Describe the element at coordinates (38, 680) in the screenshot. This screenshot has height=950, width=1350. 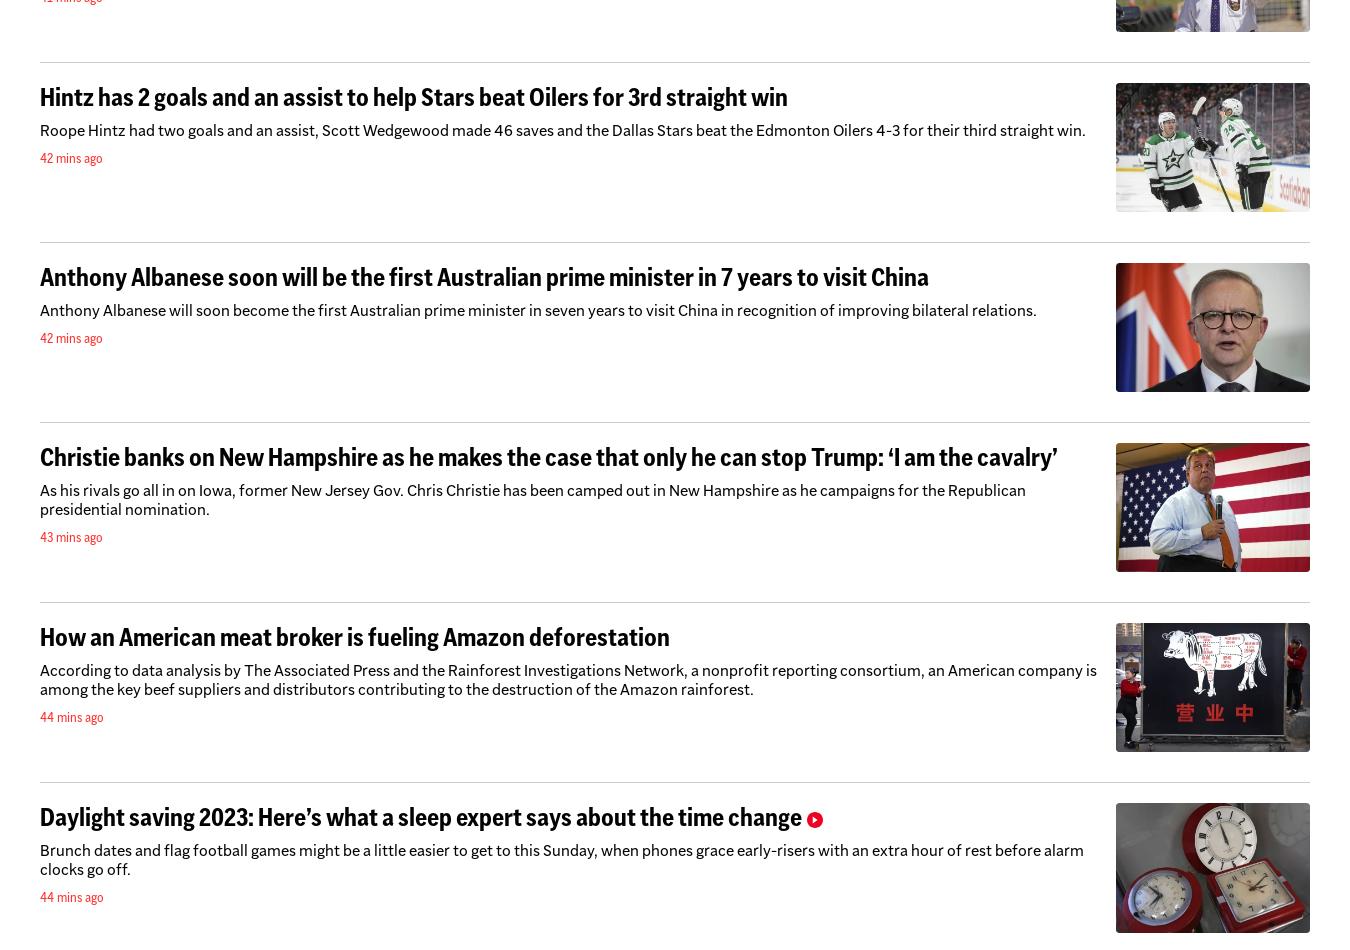
I see `'According to data analysis by The Associated Press and the Rainforest Investigations Network, a nonprofit reporting consortium, an American company is among the key beef suppliers and distributors contributing to the destruction of the Amazon rainforest.'` at that location.